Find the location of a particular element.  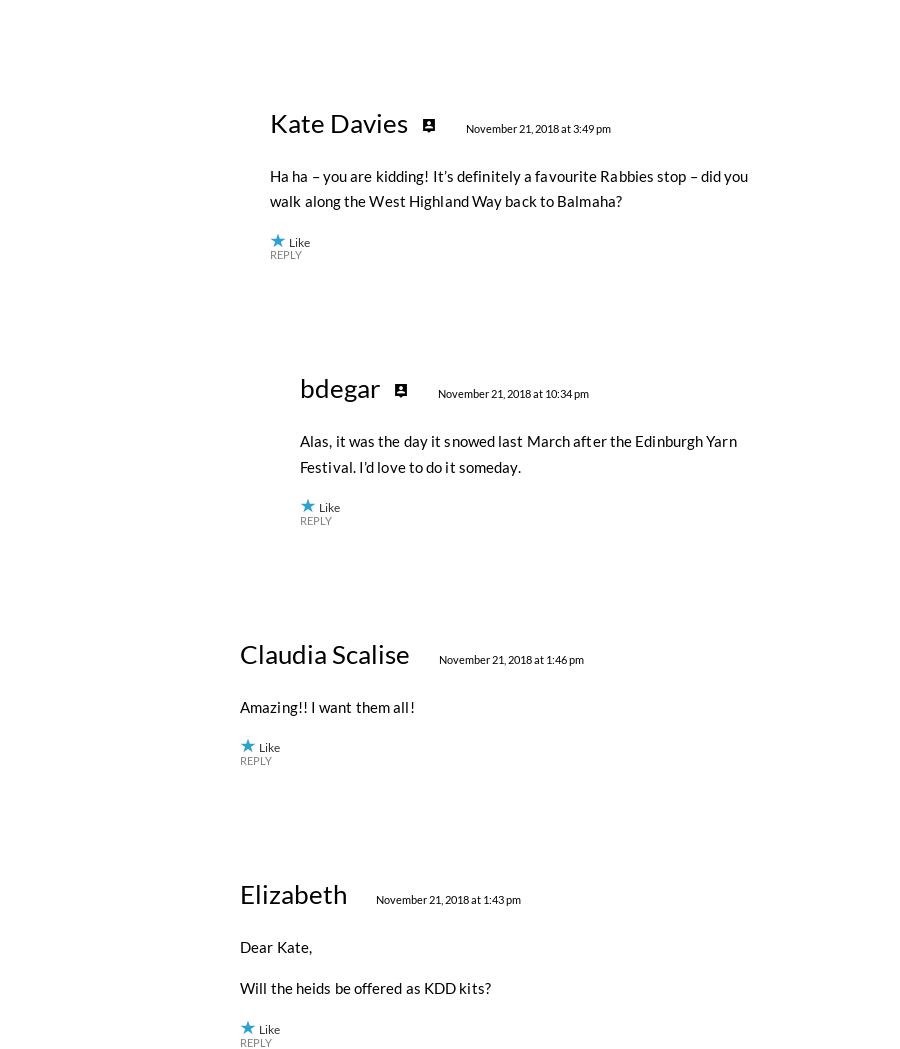

'I’ll have to get more Milarrochy Tweed! An aside, last March 18th, 2 other knitters and I took a day tour out of Edinburgh on the day it snowed with Rabbie’s Tours. We had no idea we were going to stop at Milarrochy.  It took us a moment to realize where we were (the tree cued us).  One of my fellow knitters saw a man in the distance with a Black Lab. :)' is located at coordinates (506, 323).